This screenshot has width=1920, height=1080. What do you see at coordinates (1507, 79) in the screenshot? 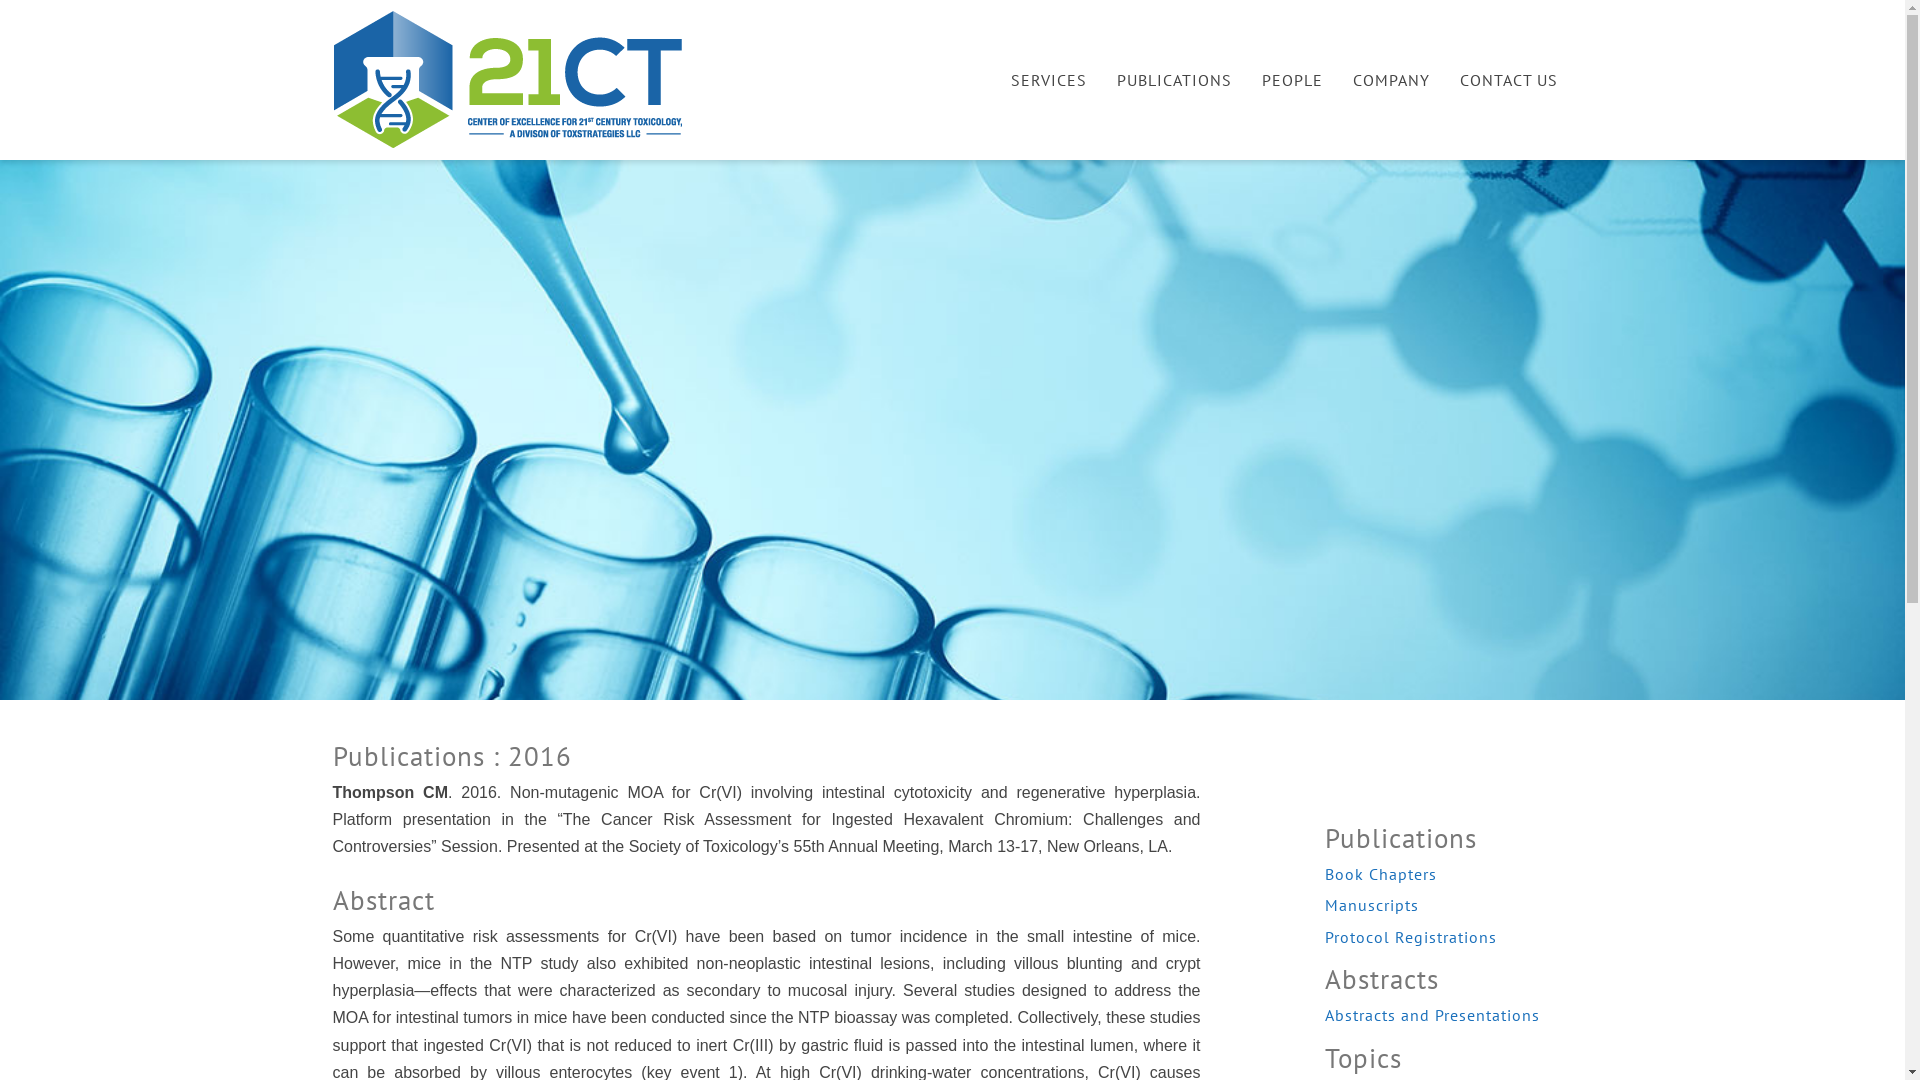
I see `'CONTACT US'` at bounding box center [1507, 79].